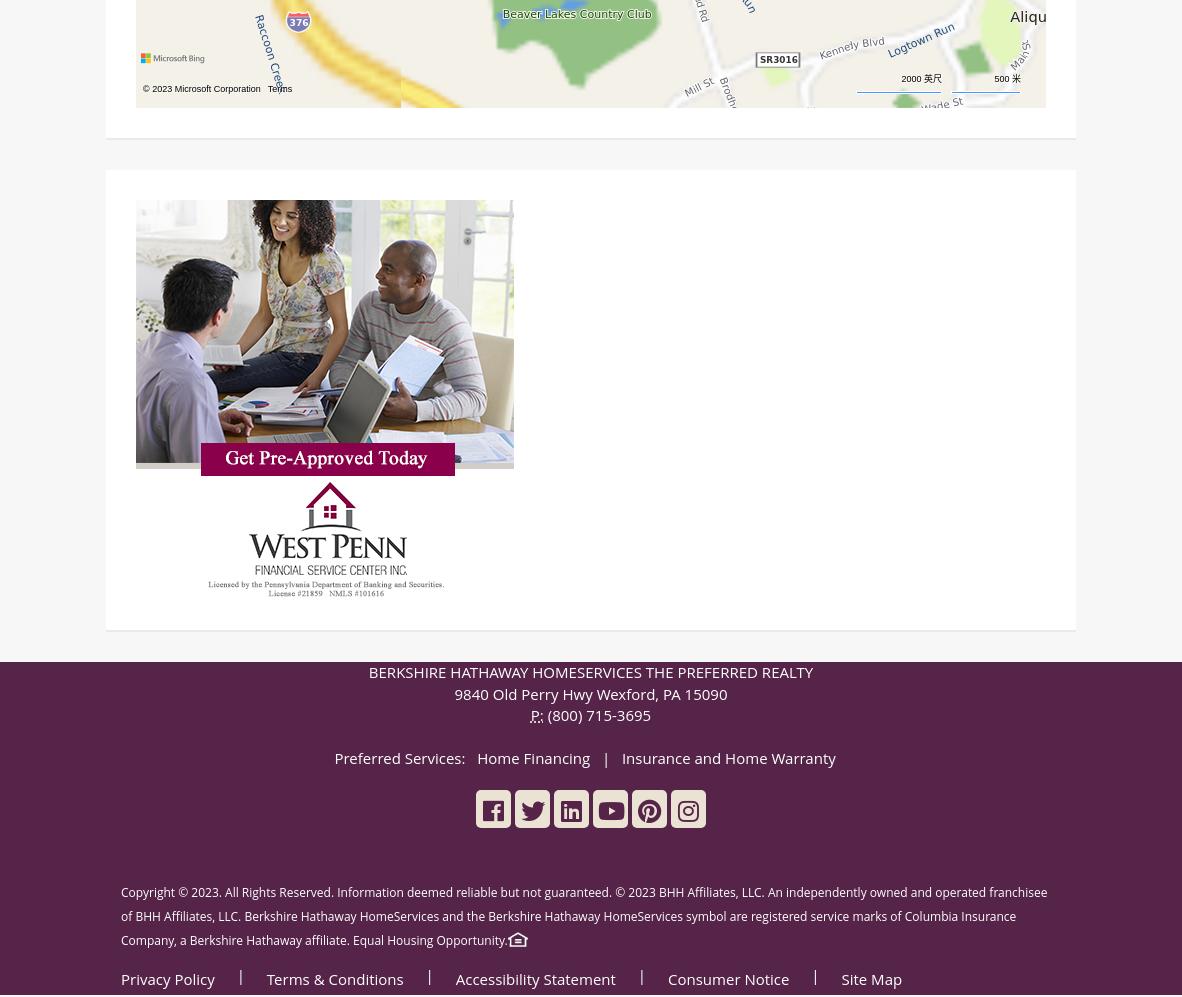 This screenshot has width=1182, height=997. I want to click on 'Terms', so click(278, 92).